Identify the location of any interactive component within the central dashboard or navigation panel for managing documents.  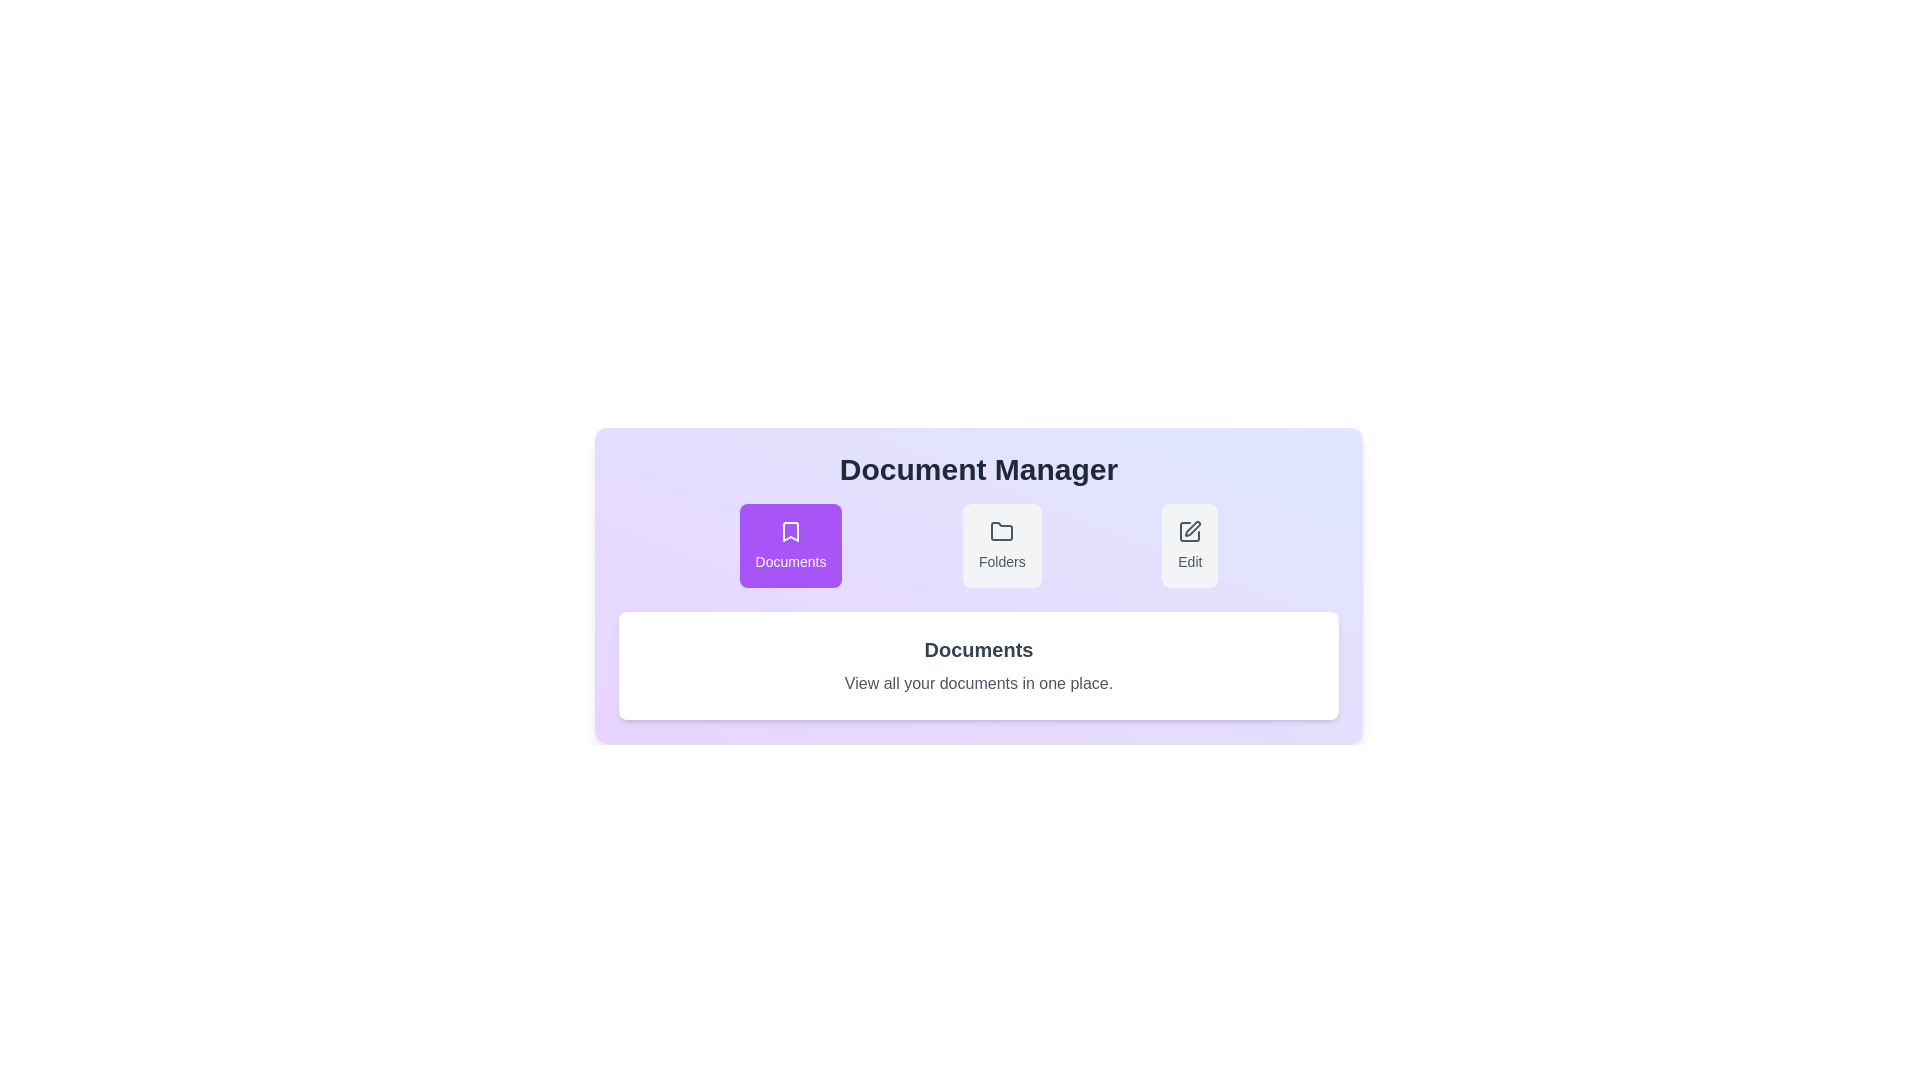
(979, 574).